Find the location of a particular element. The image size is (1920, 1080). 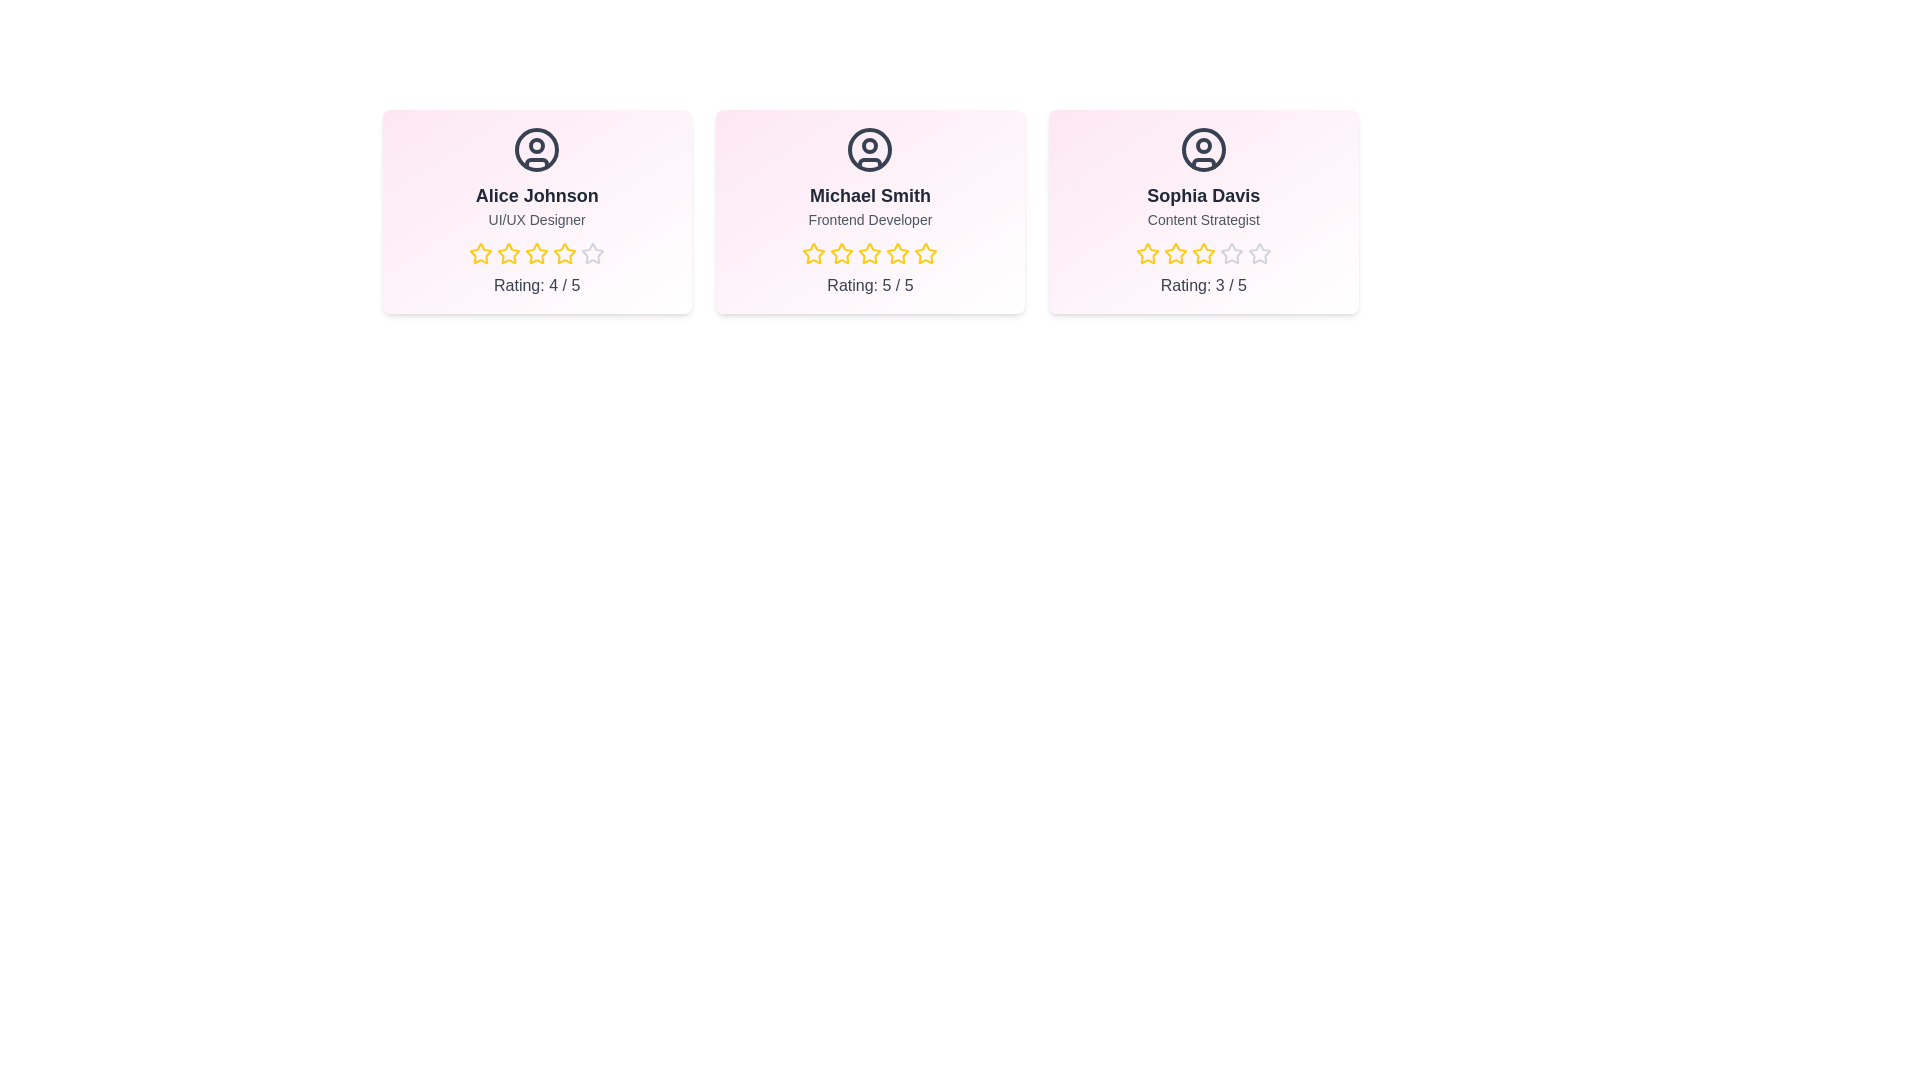

the star corresponding to 1 stars for the team member Michael Smith is located at coordinates (802, 253).